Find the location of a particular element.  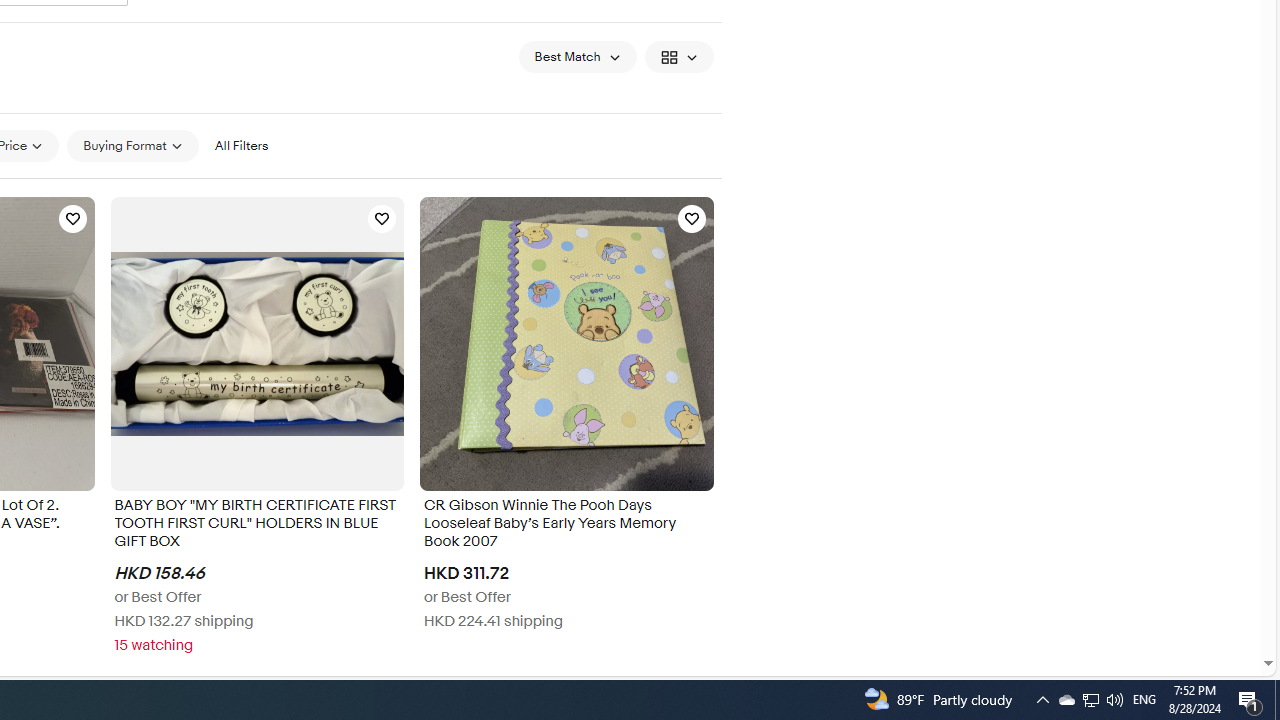

'All Filters' is located at coordinates (240, 144).